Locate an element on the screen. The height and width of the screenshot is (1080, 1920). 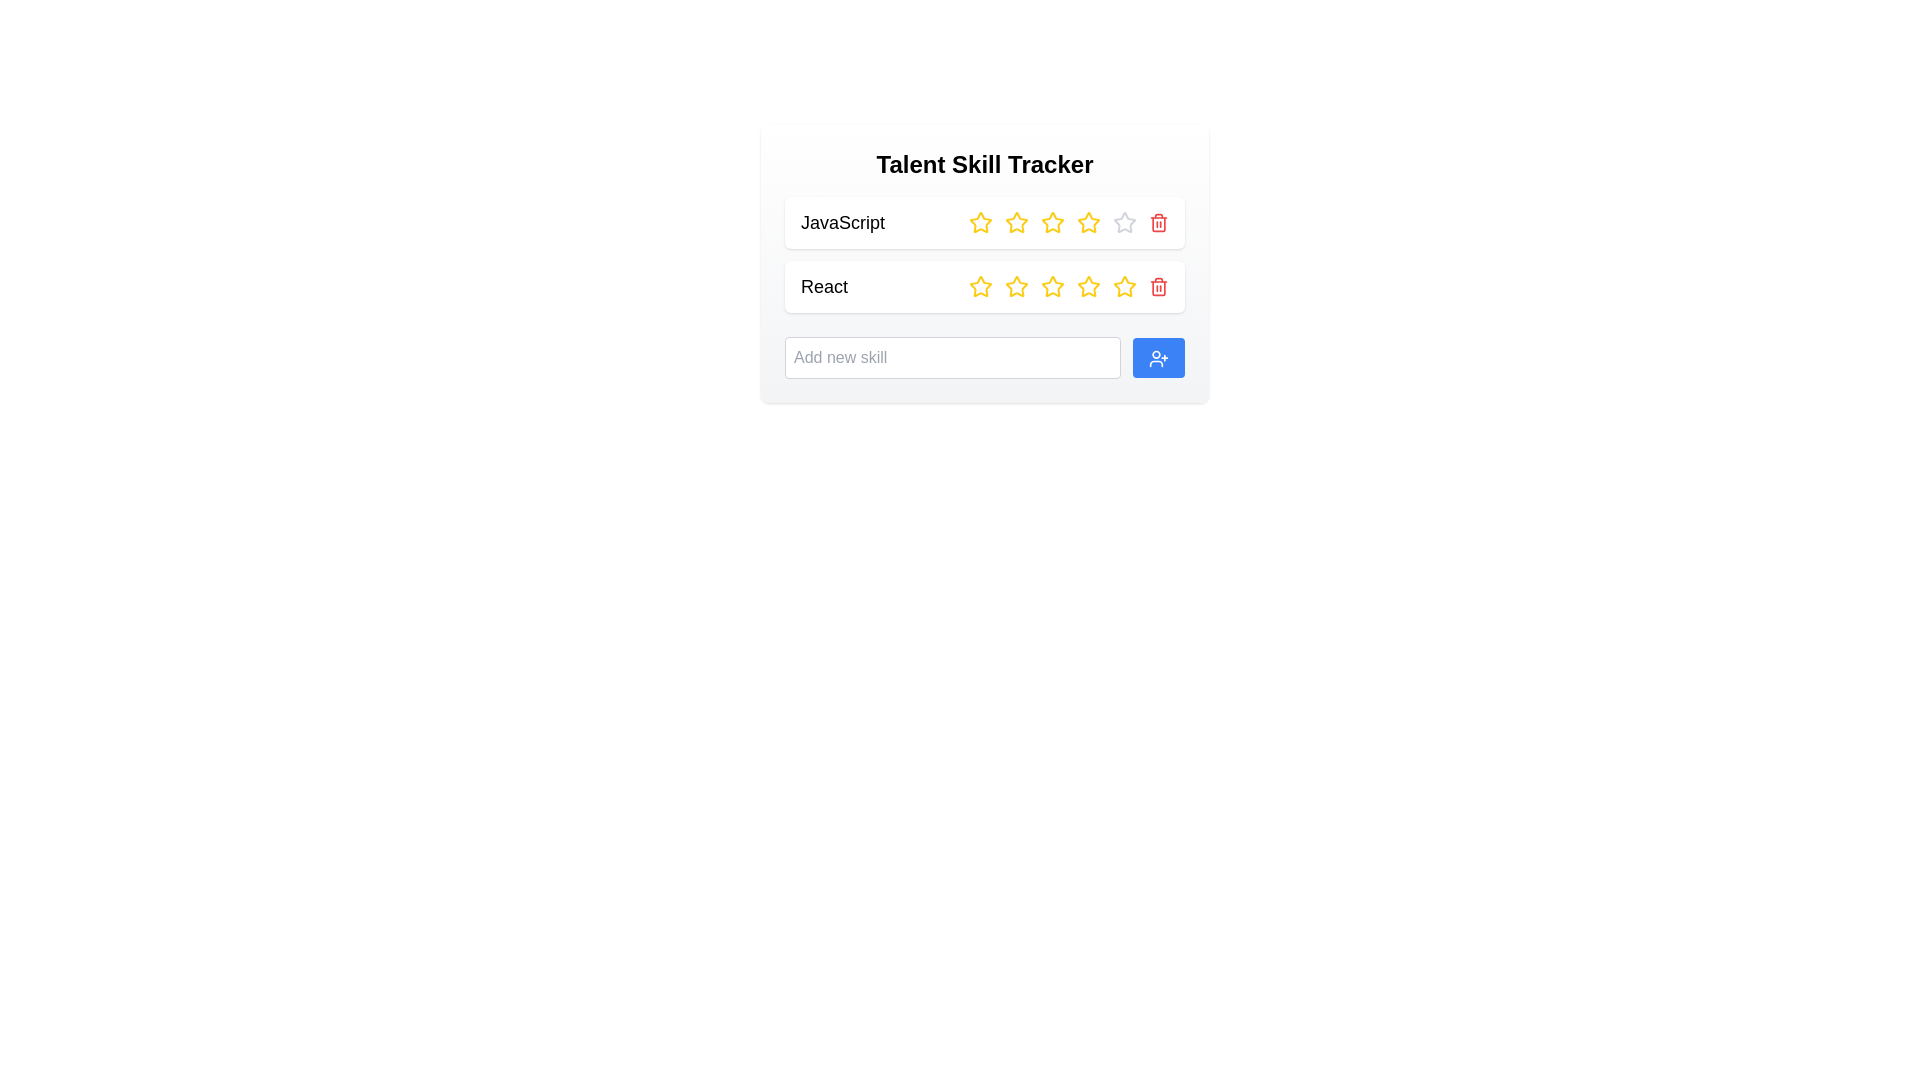
the stars in the Rating interface located in the second row under the 'React' skill label to modify the rating is located at coordinates (1068, 286).